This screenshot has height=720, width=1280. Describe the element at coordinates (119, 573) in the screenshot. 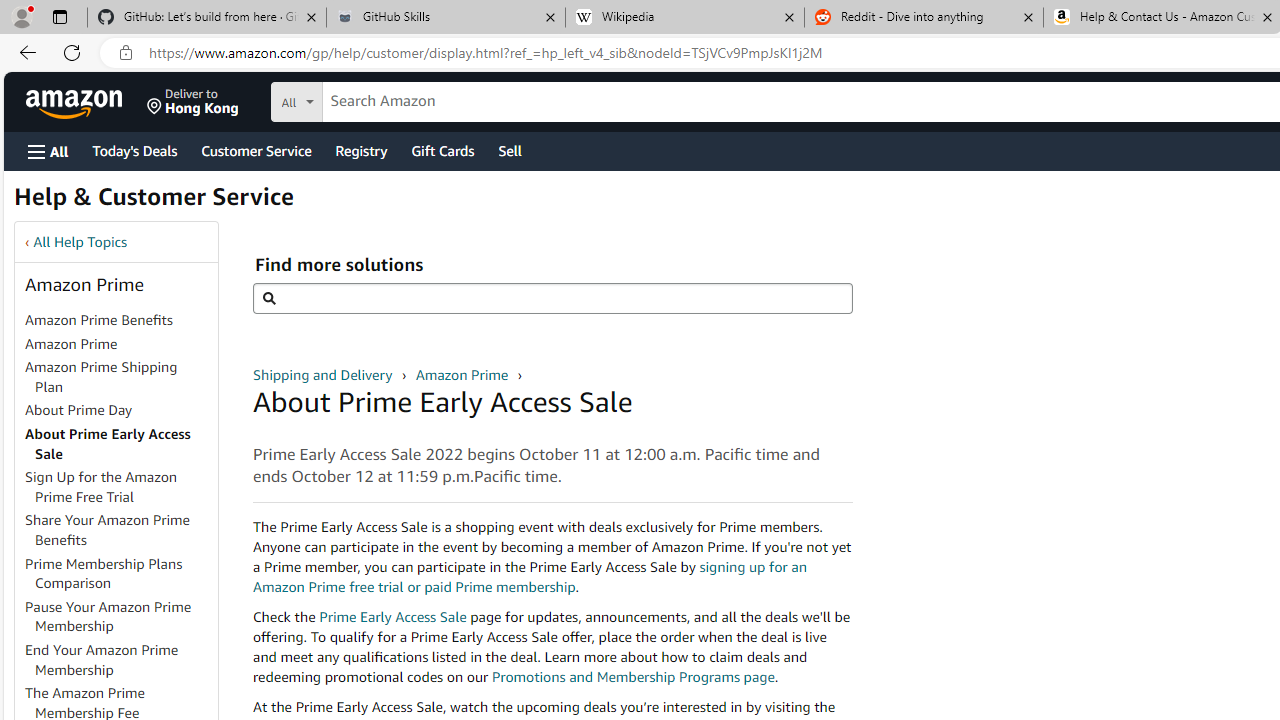

I see `'Prime Membership Plans Comparison'` at that location.